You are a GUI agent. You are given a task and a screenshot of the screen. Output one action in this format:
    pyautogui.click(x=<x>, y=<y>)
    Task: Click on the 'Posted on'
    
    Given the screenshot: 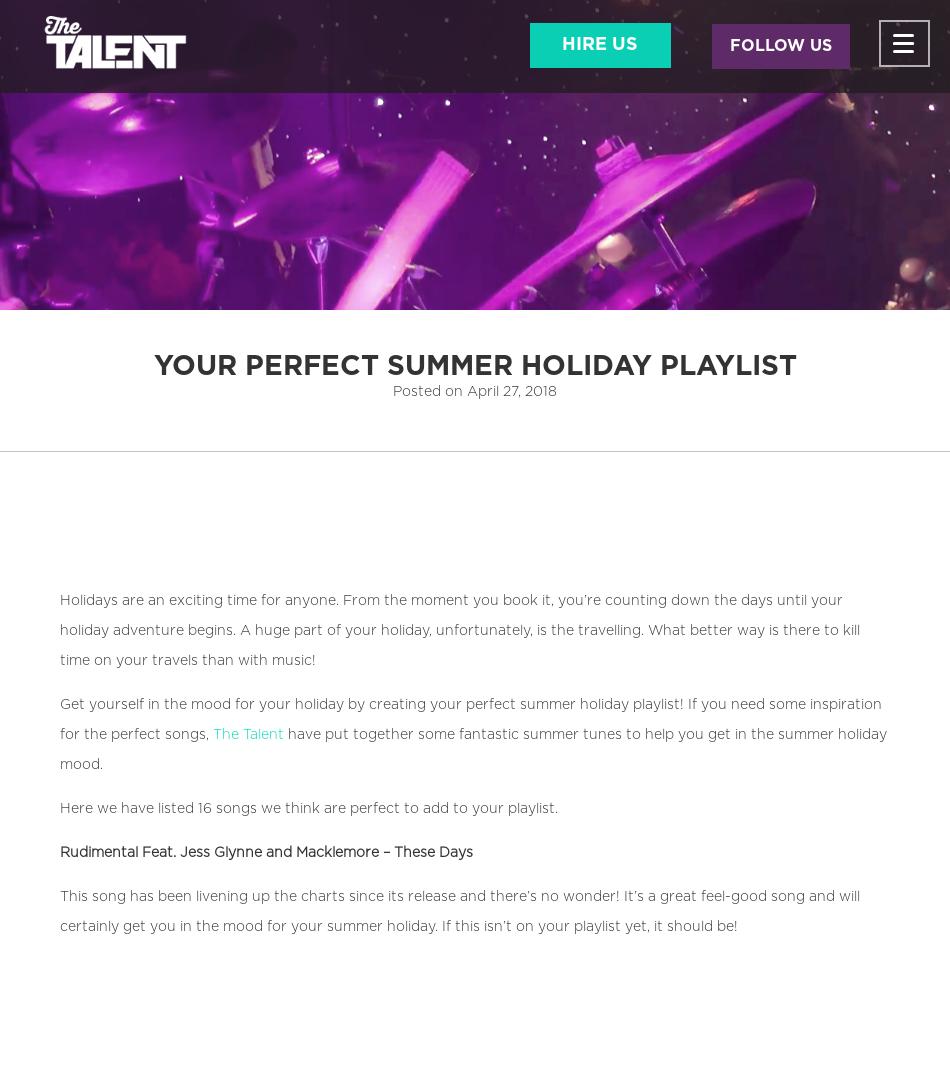 What is the action you would take?
    pyautogui.click(x=426, y=392)
    